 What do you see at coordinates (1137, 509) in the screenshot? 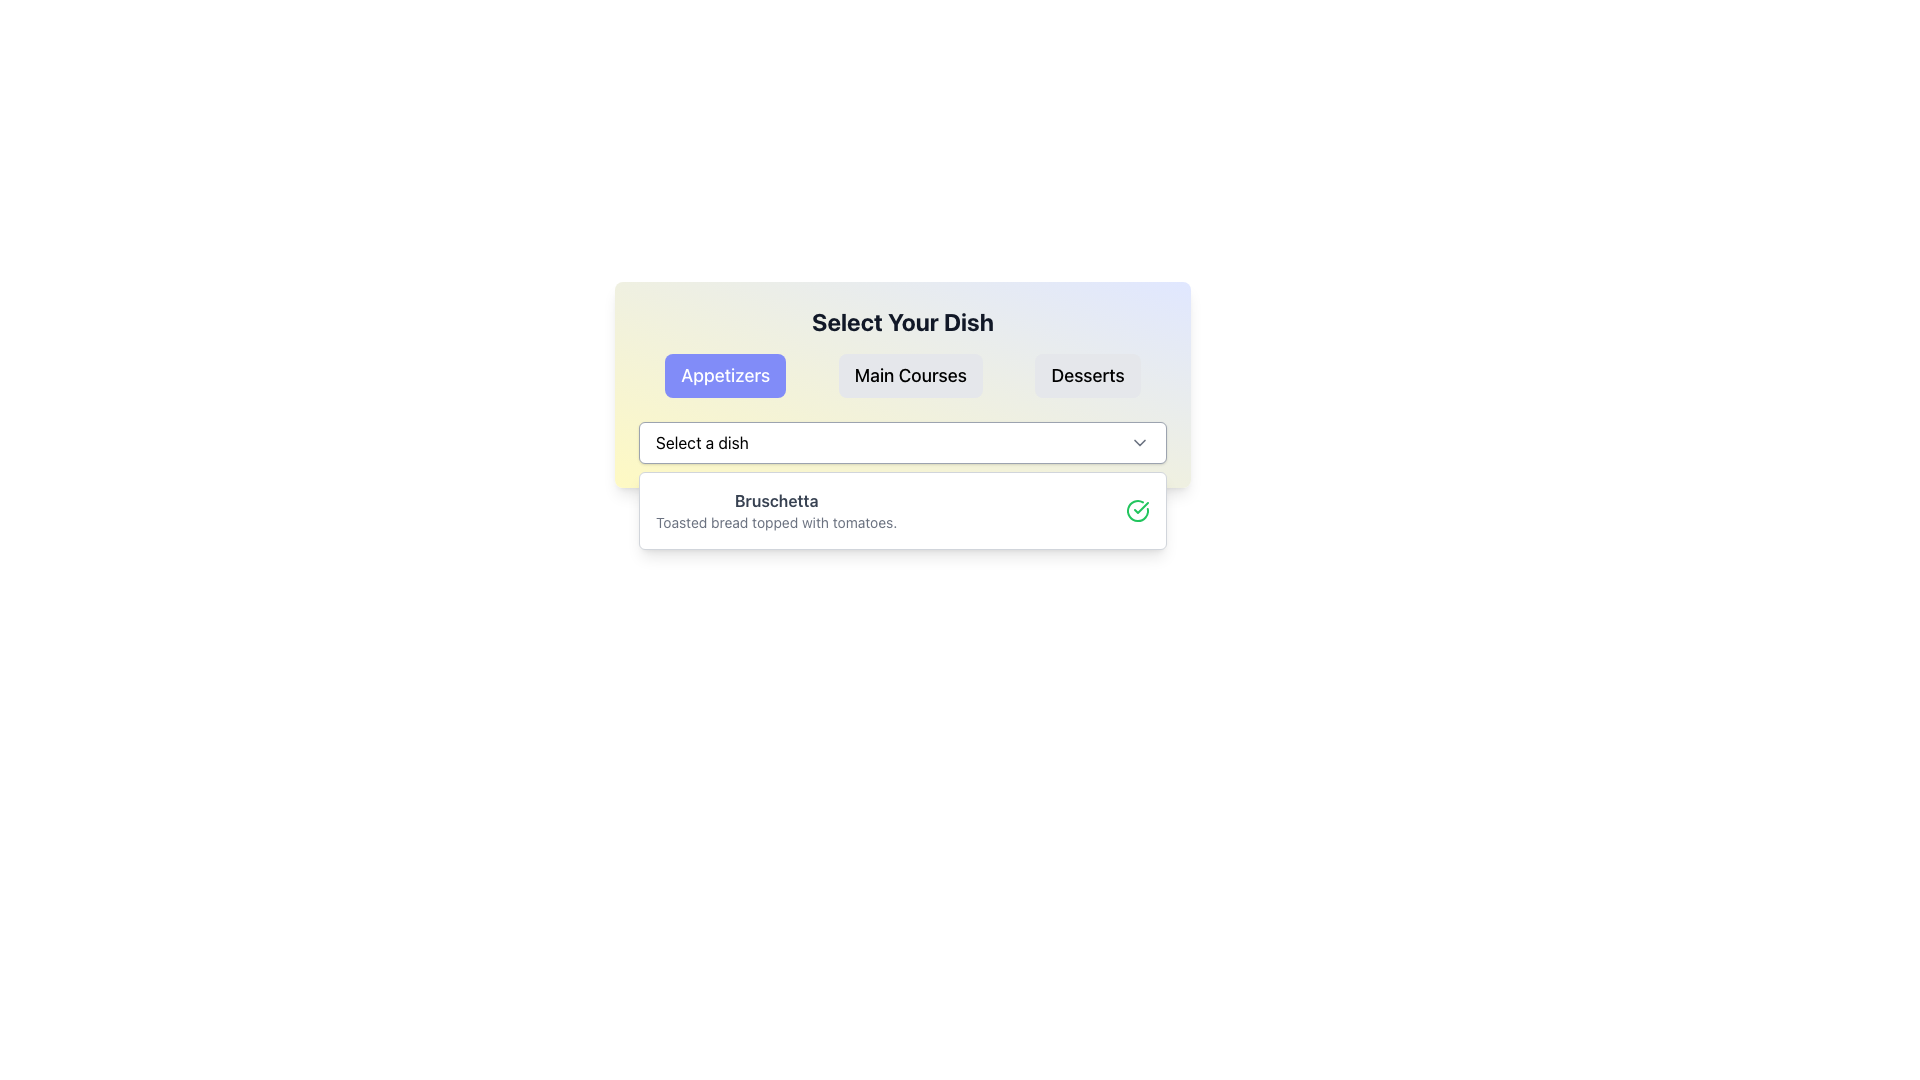
I see `the indicator icon to the right of the text description 'Bruschetta - Toasted bread topped with tomatoes'` at bounding box center [1137, 509].